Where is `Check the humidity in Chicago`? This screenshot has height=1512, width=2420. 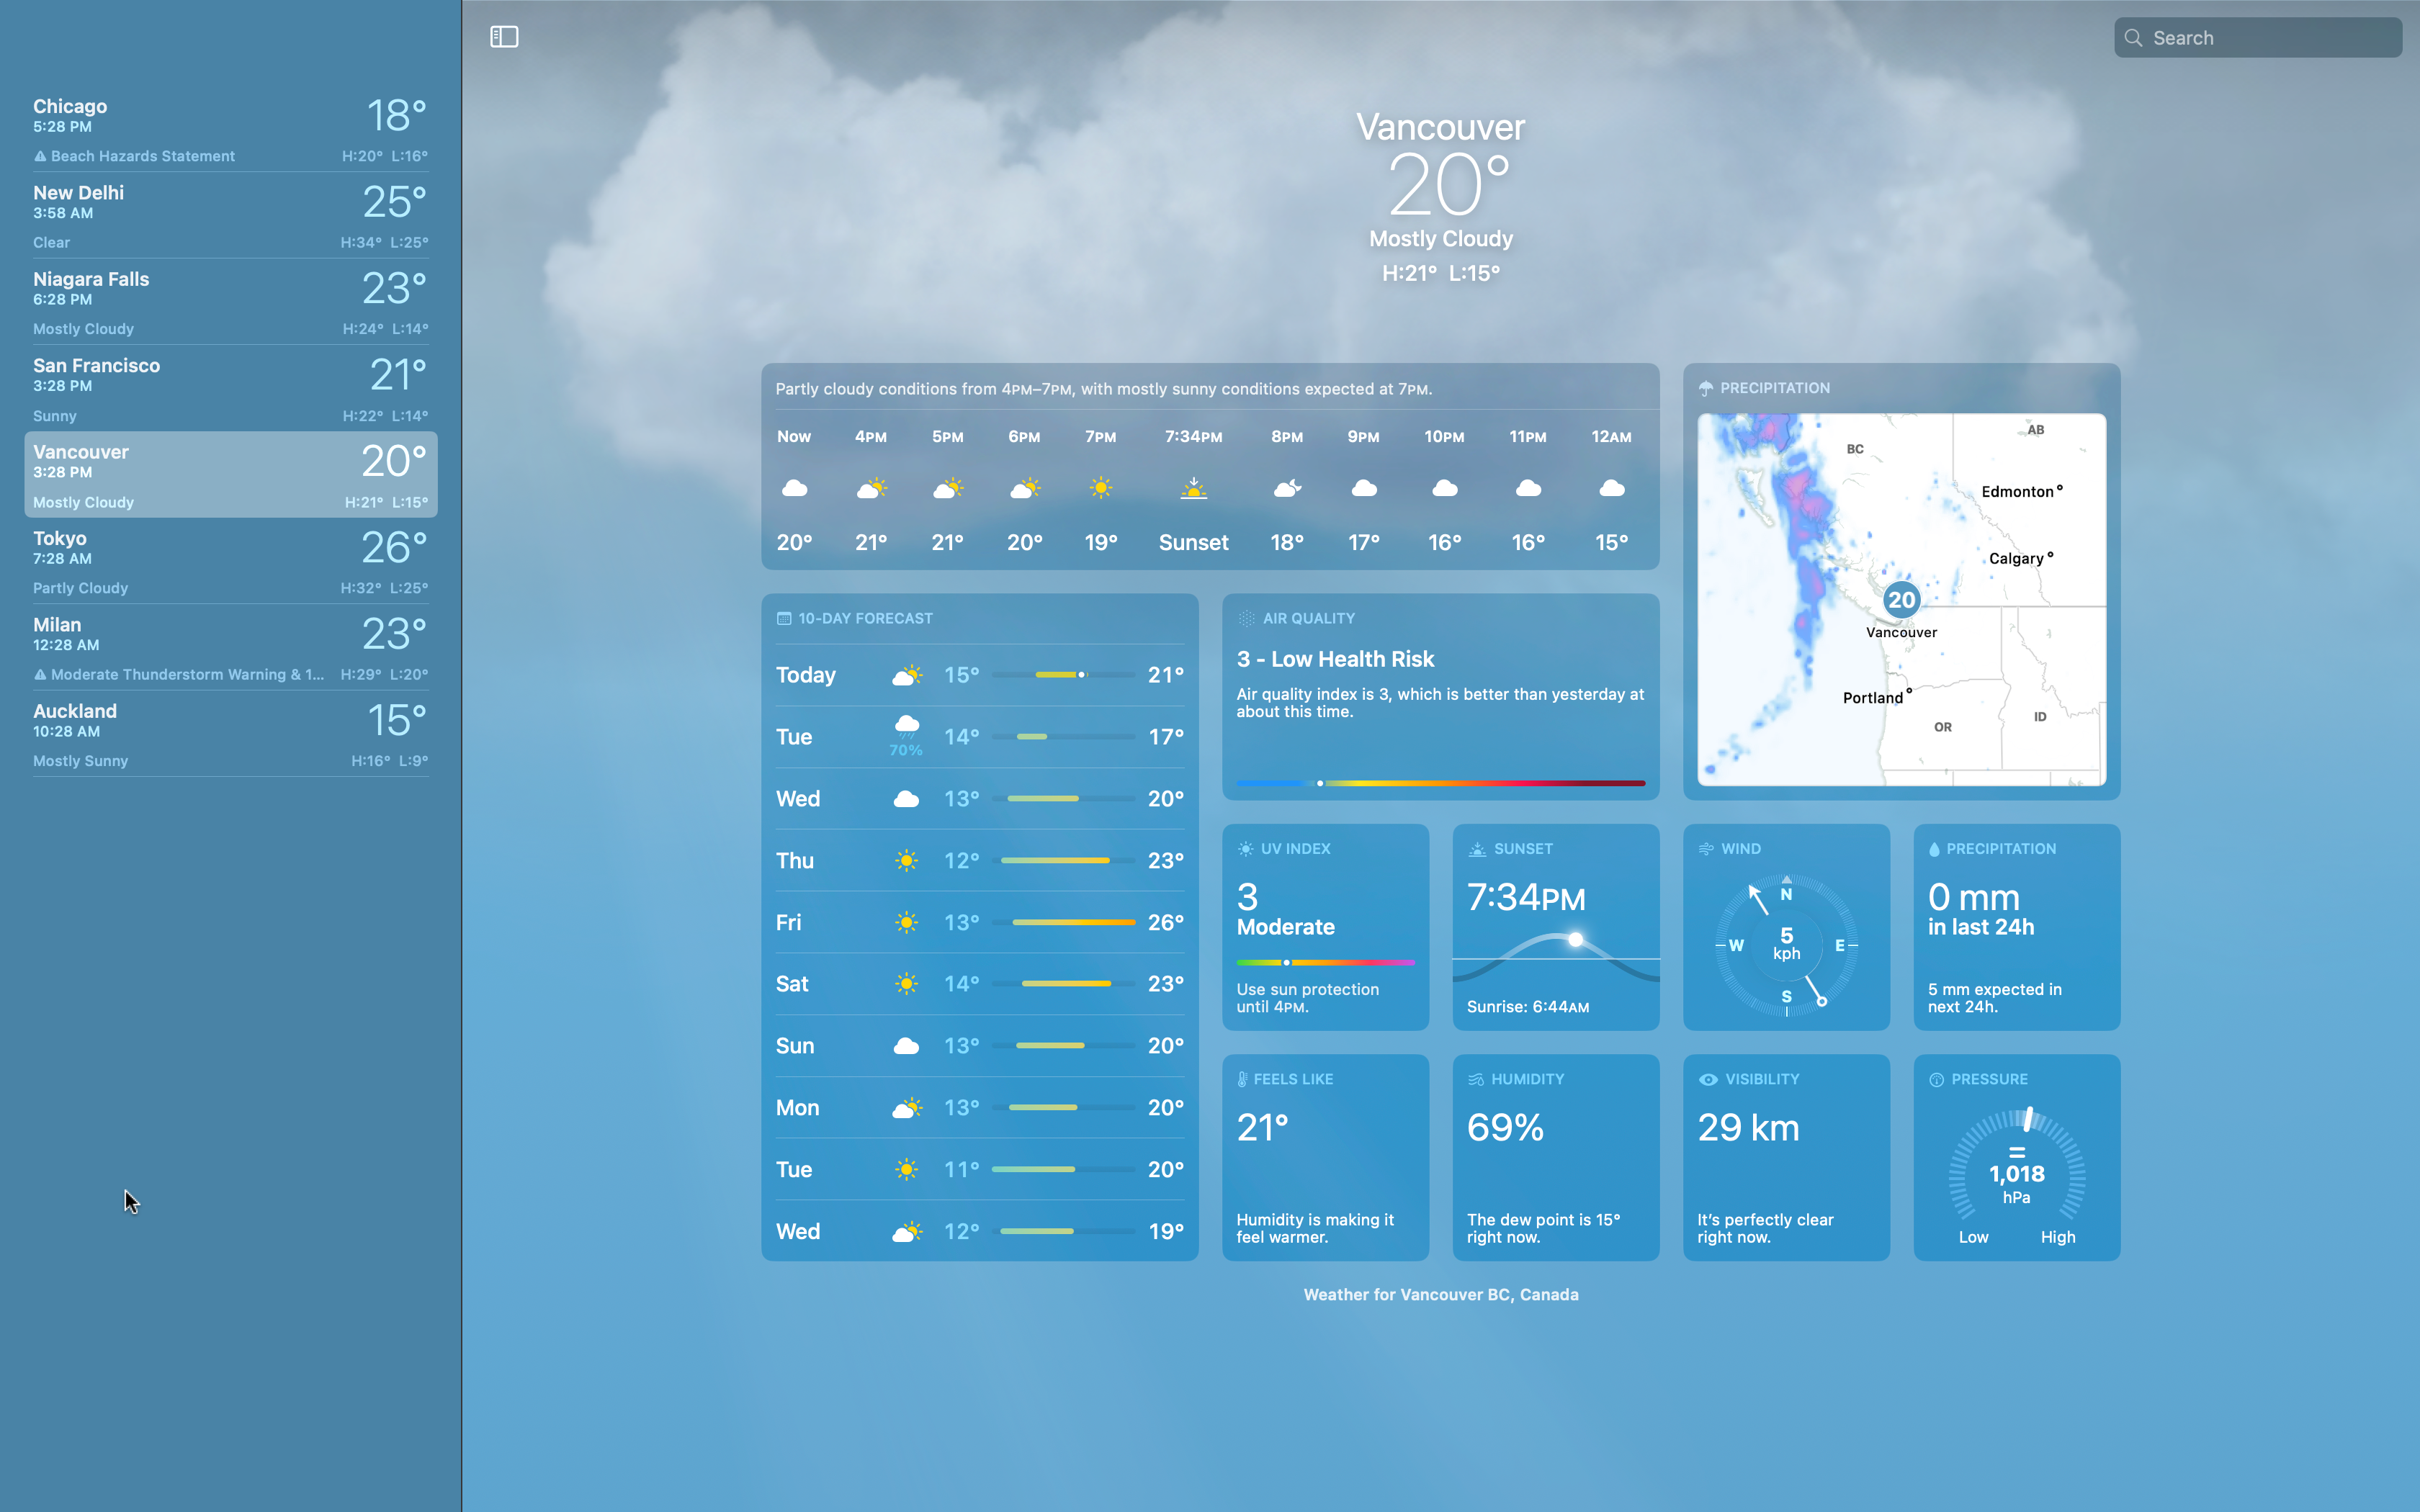
Check the humidity in Chicago is located at coordinates (1560, 1158).